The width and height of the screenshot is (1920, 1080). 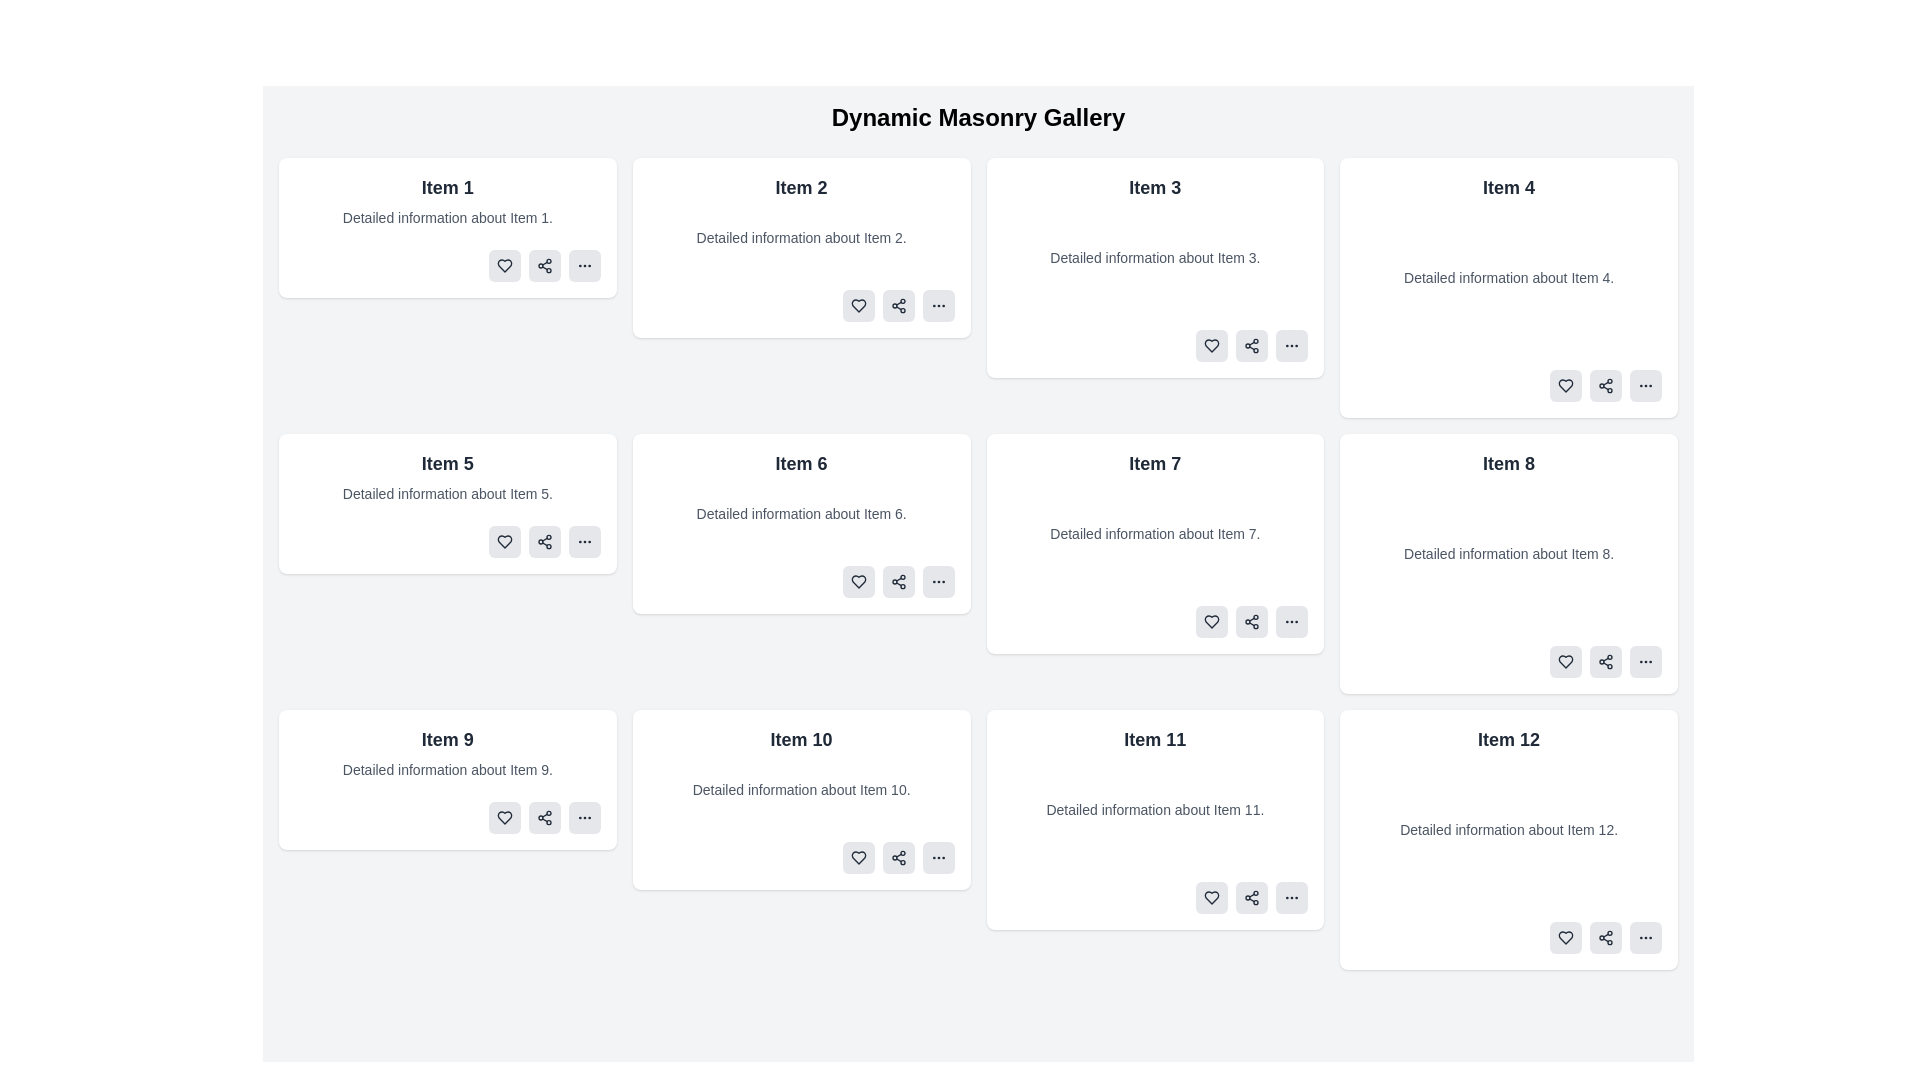 I want to click on the share icon button located in the bottom-right corner of the 'Item 5' card, which is a rounded rectangular button with a gray background, so click(x=544, y=542).